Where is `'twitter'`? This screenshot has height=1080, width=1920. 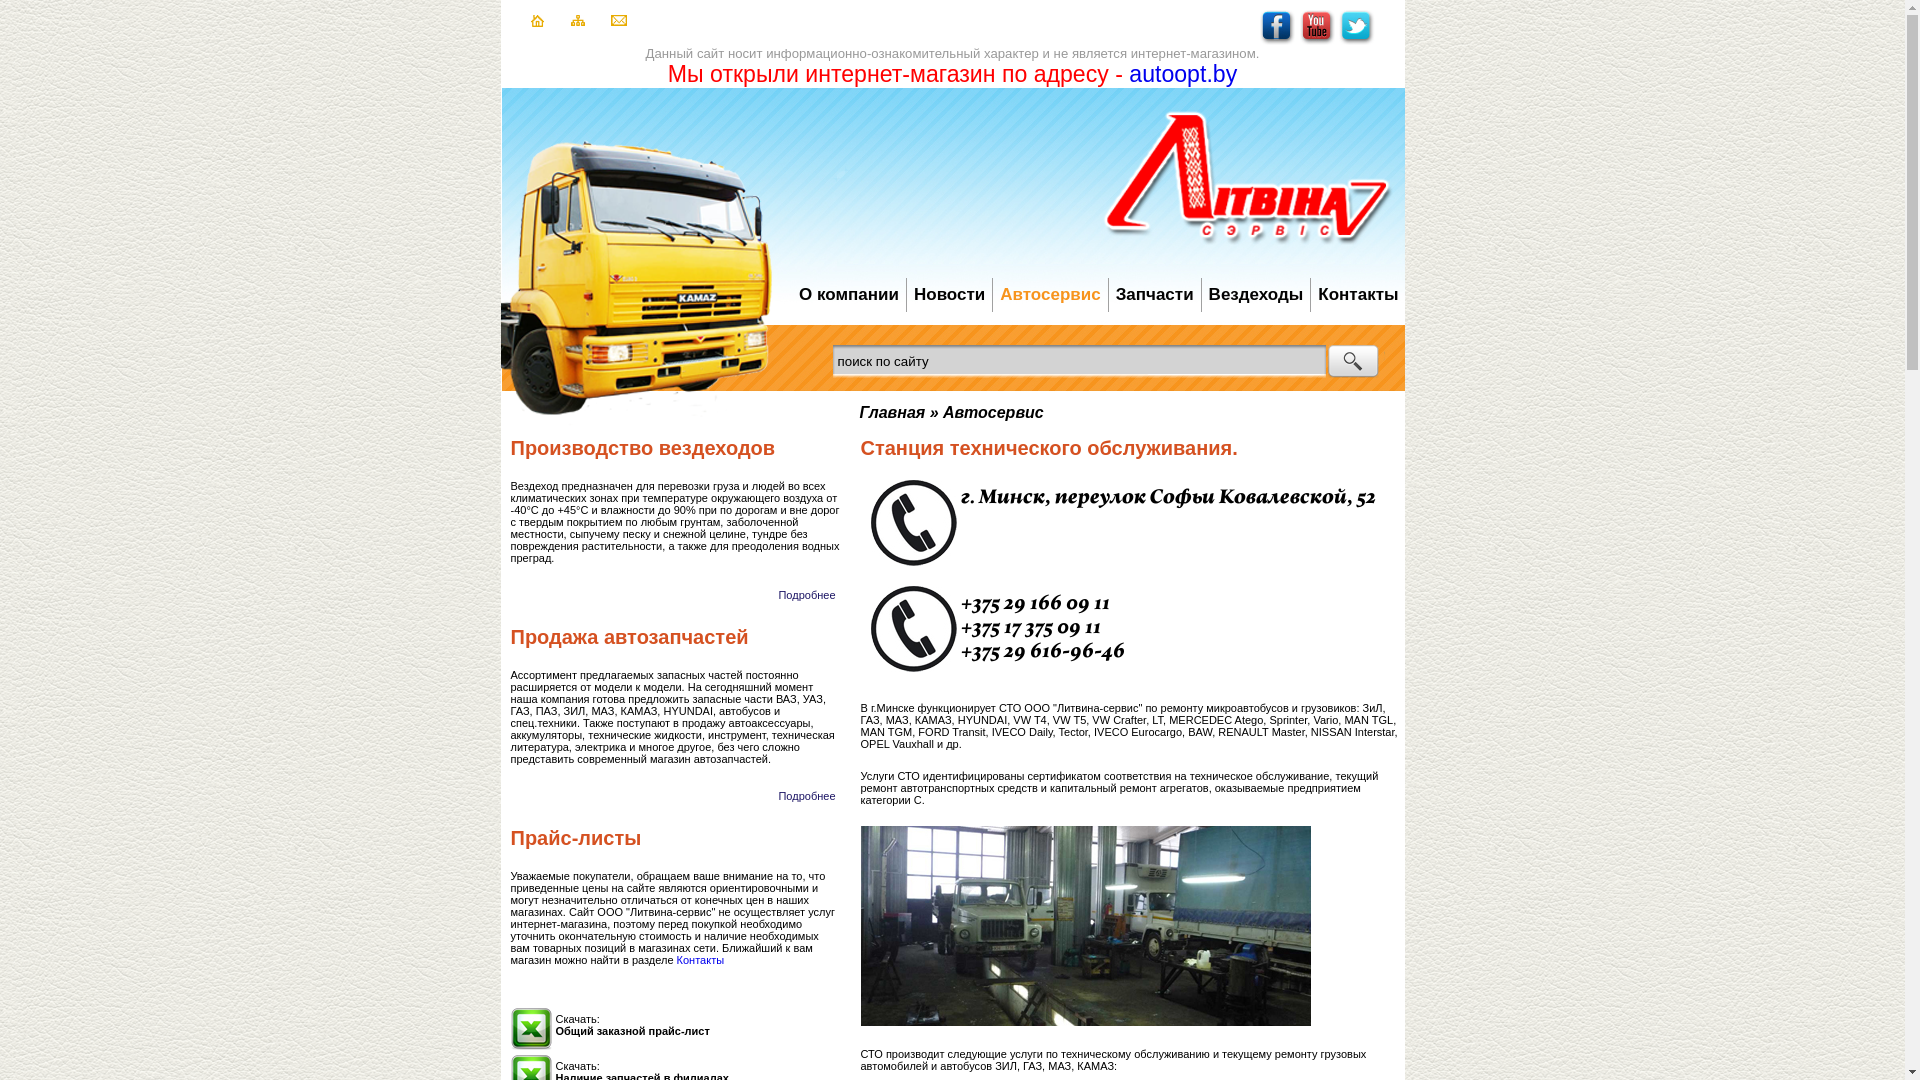 'twitter' is located at coordinates (1356, 41).